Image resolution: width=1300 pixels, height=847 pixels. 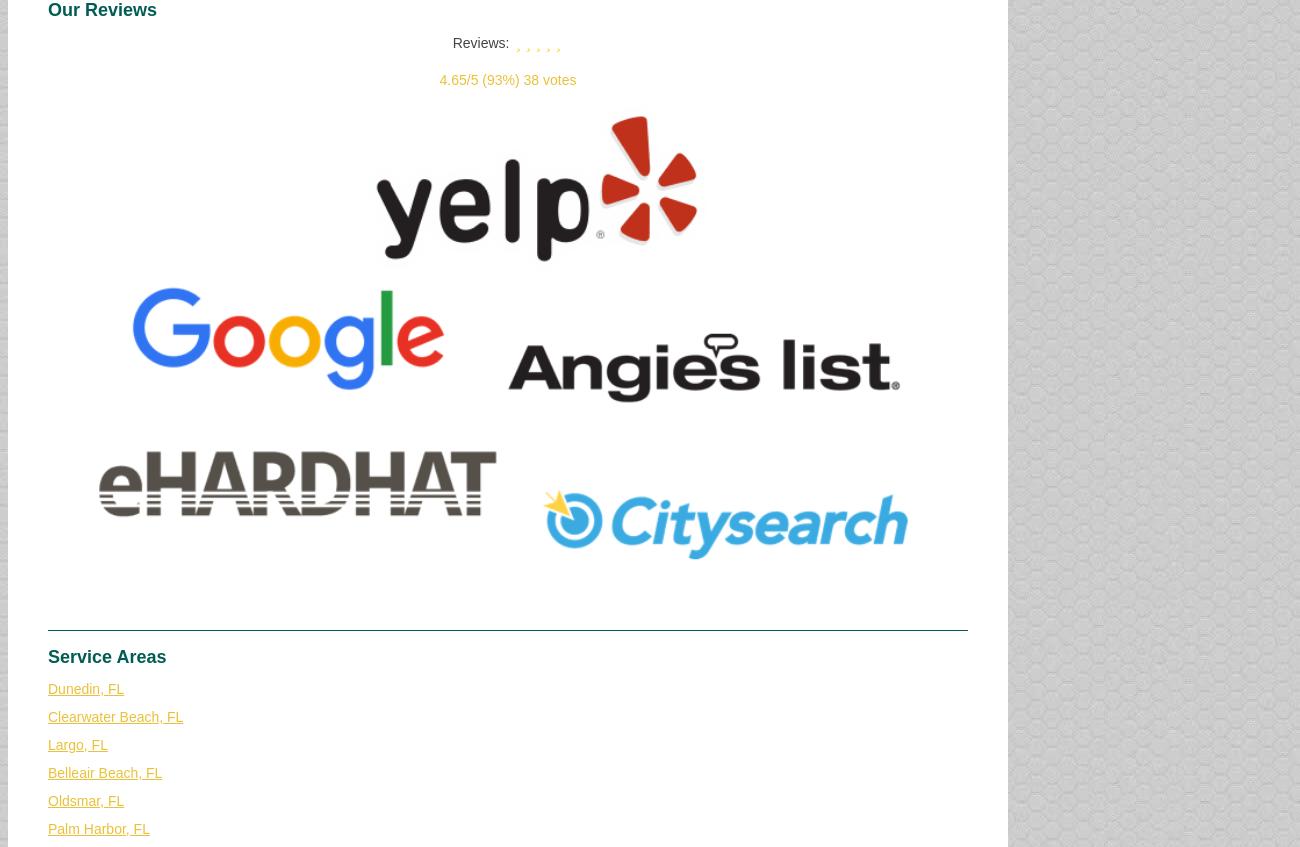 I want to click on '5', so click(x=472, y=80).